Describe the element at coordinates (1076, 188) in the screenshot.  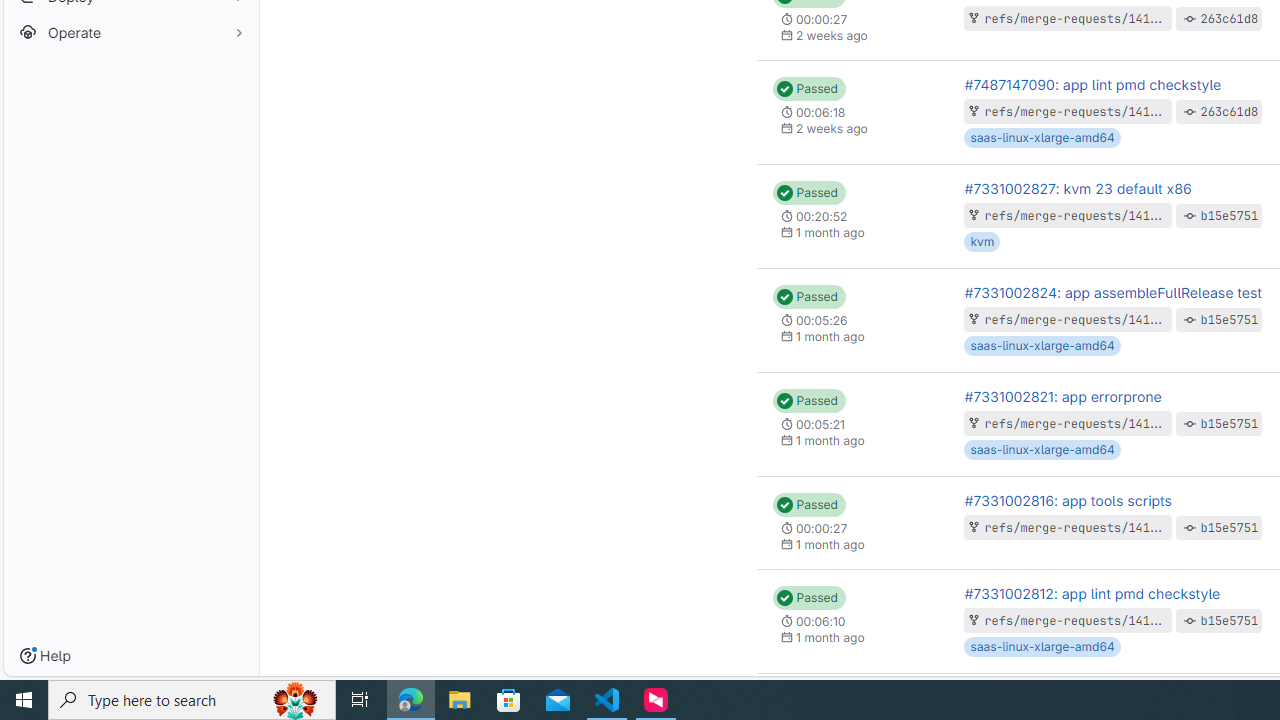
I see `'#7331002827: kvm 23 default x86'` at that location.